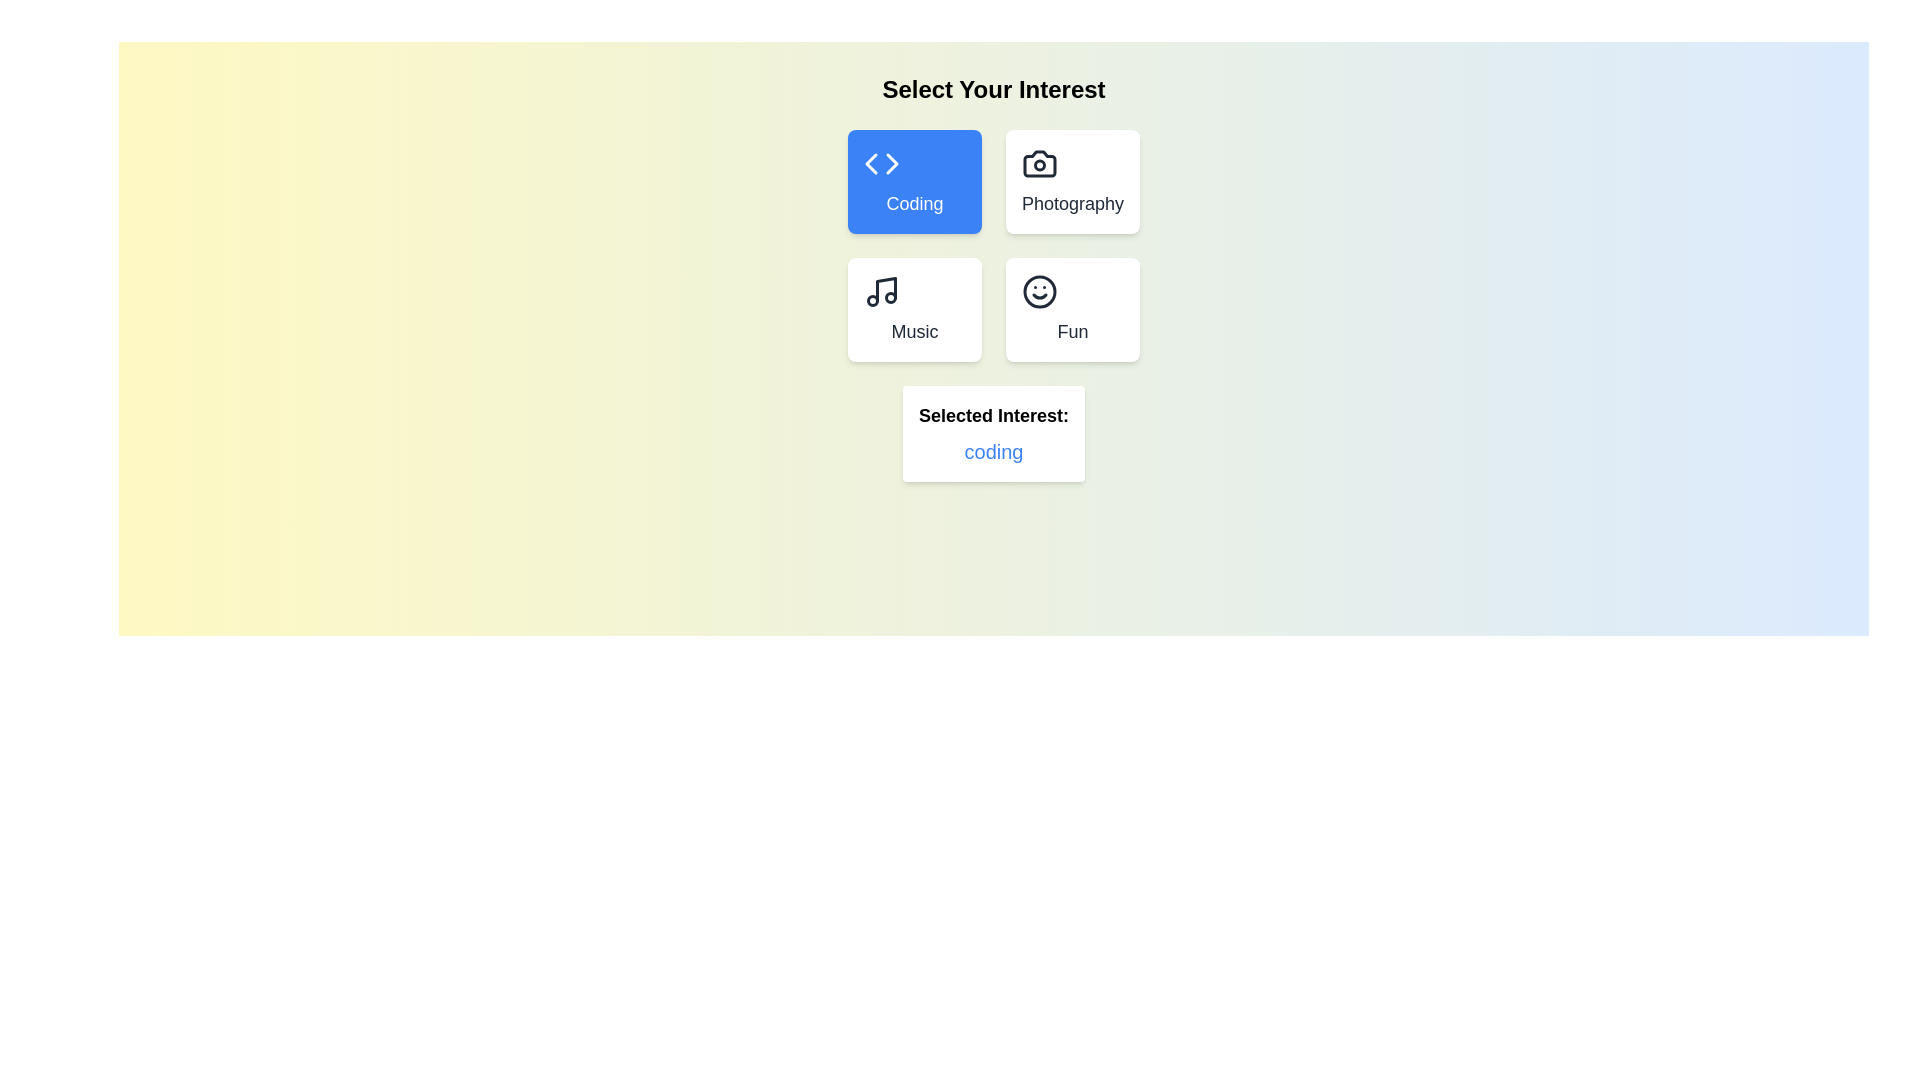  Describe the element at coordinates (1072, 309) in the screenshot. I see `the button corresponding to the interest Fun` at that location.